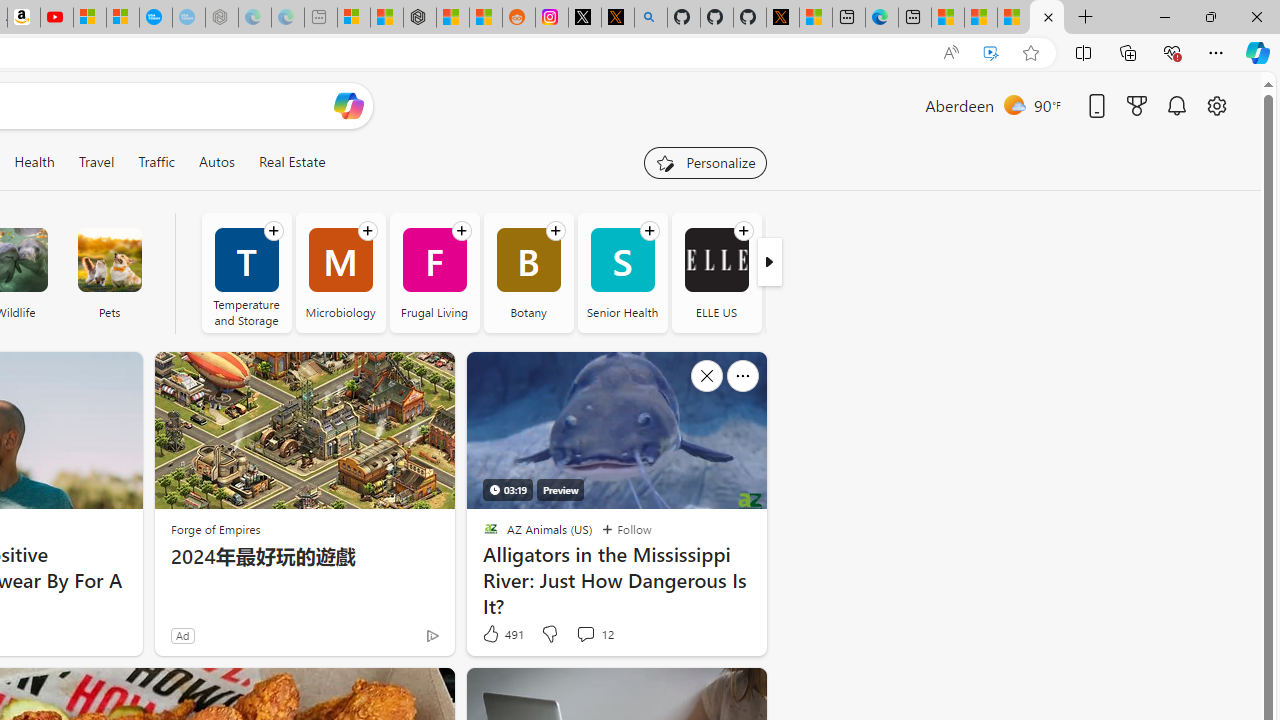  Describe the element at coordinates (108, 259) in the screenshot. I see `'Pets'` at that location.